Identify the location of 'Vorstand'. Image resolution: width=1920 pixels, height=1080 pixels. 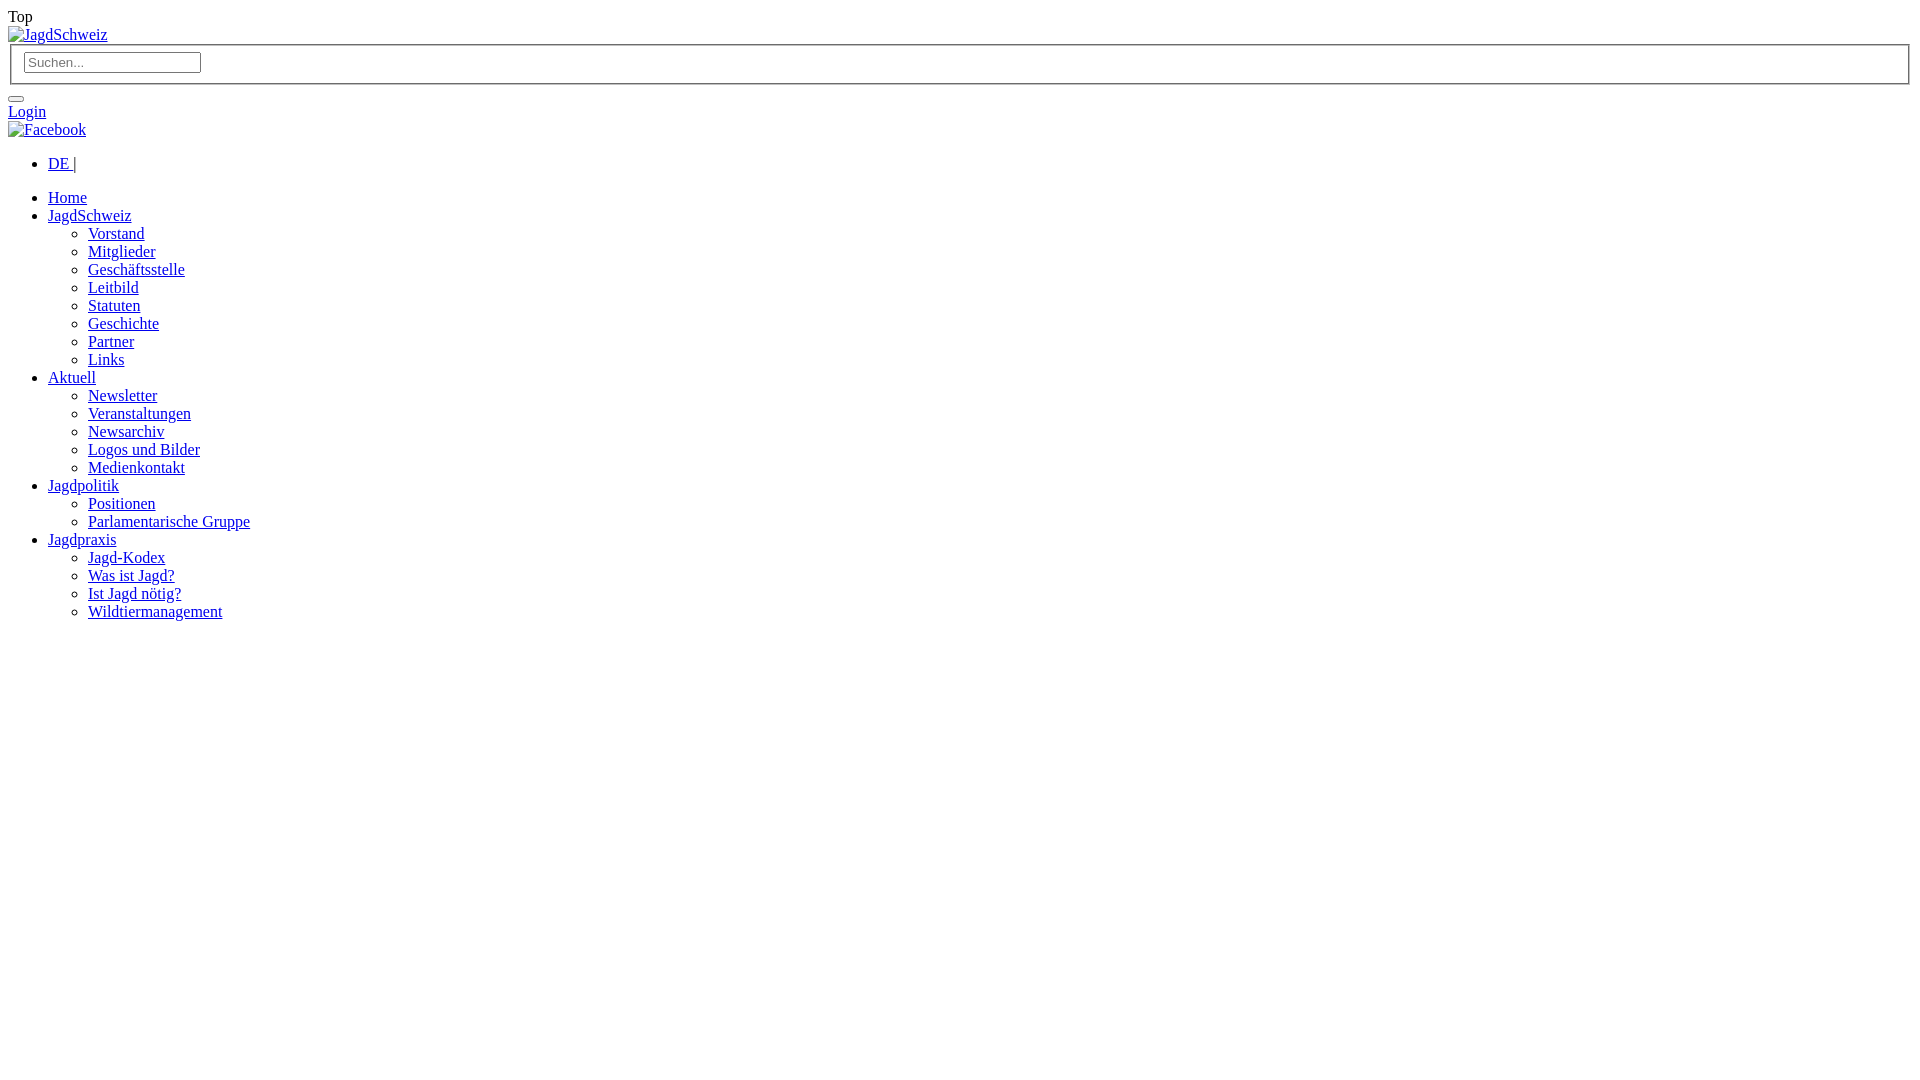
(115, 232).